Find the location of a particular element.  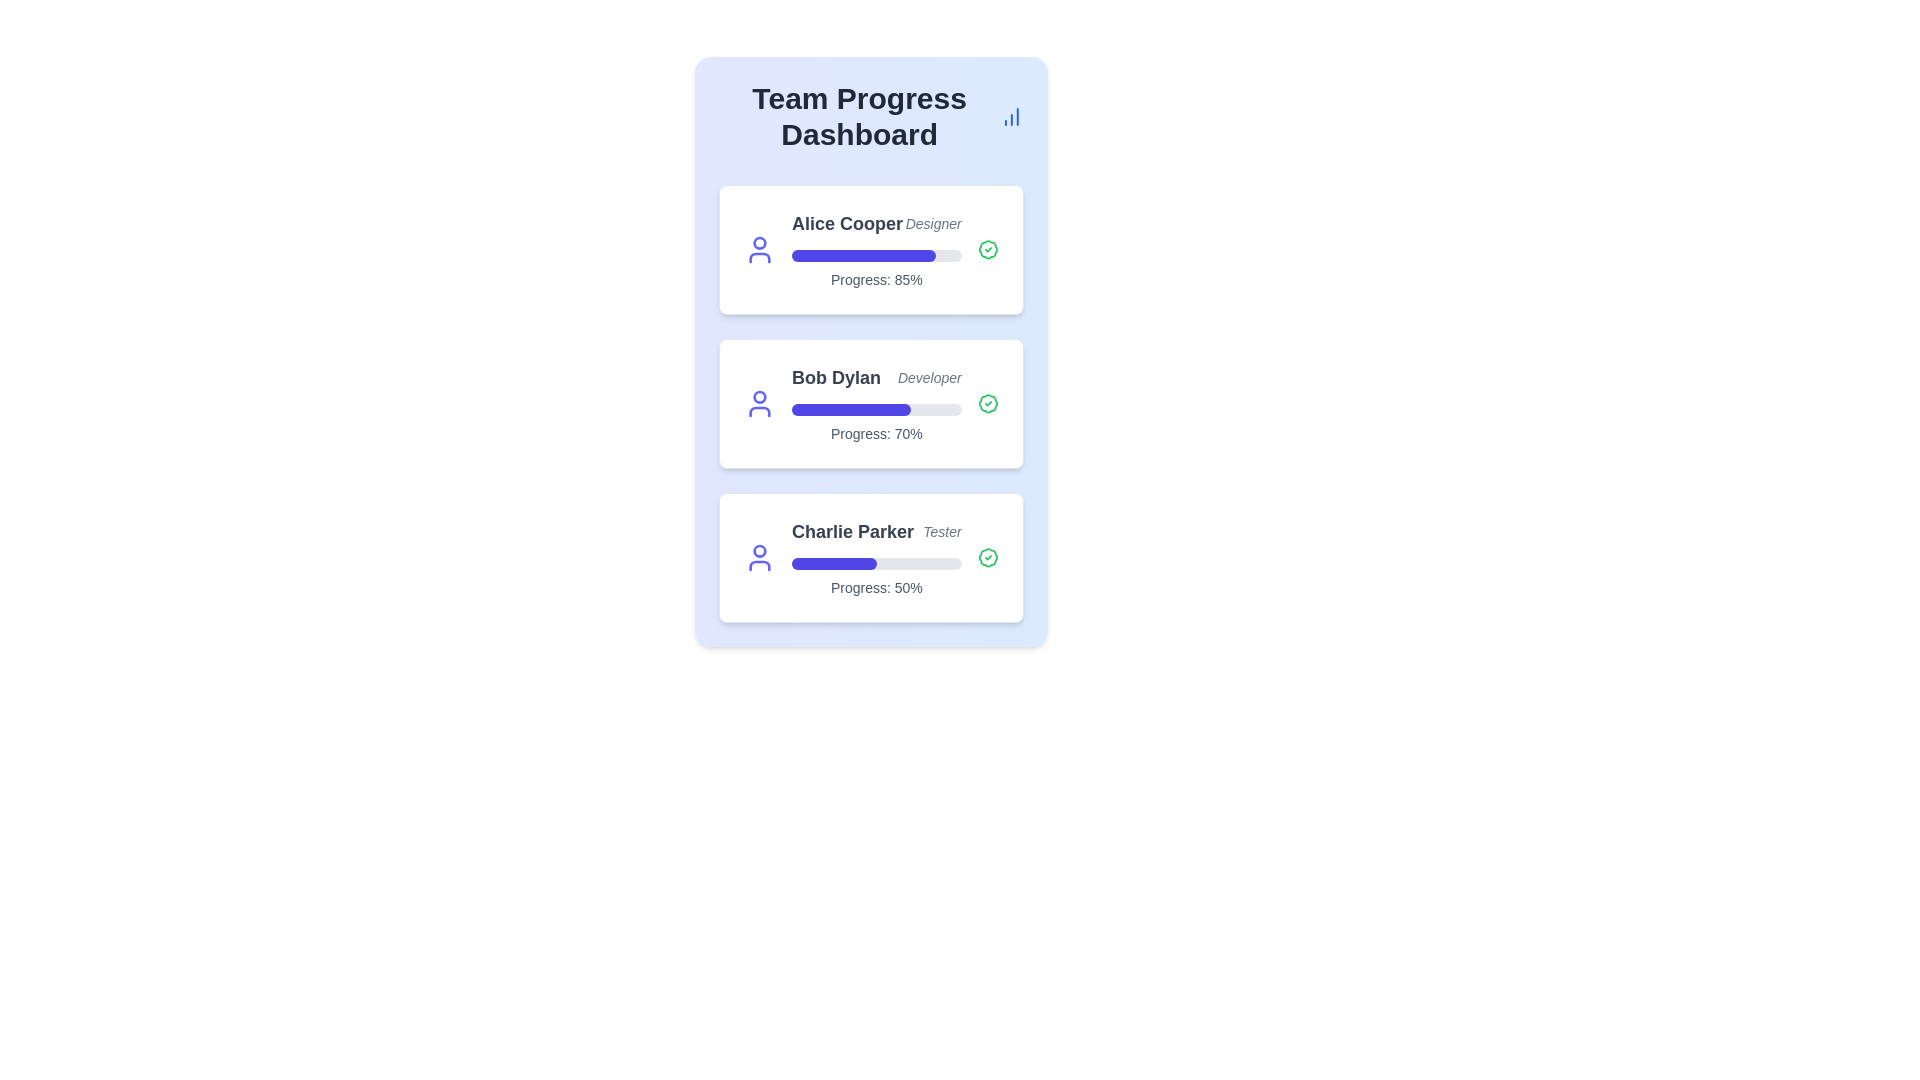

text content of the Text label displaying 'Charlie Parker' and 'Tester' within the third user progress card on the dashboard is located at coordinates (876, 531).